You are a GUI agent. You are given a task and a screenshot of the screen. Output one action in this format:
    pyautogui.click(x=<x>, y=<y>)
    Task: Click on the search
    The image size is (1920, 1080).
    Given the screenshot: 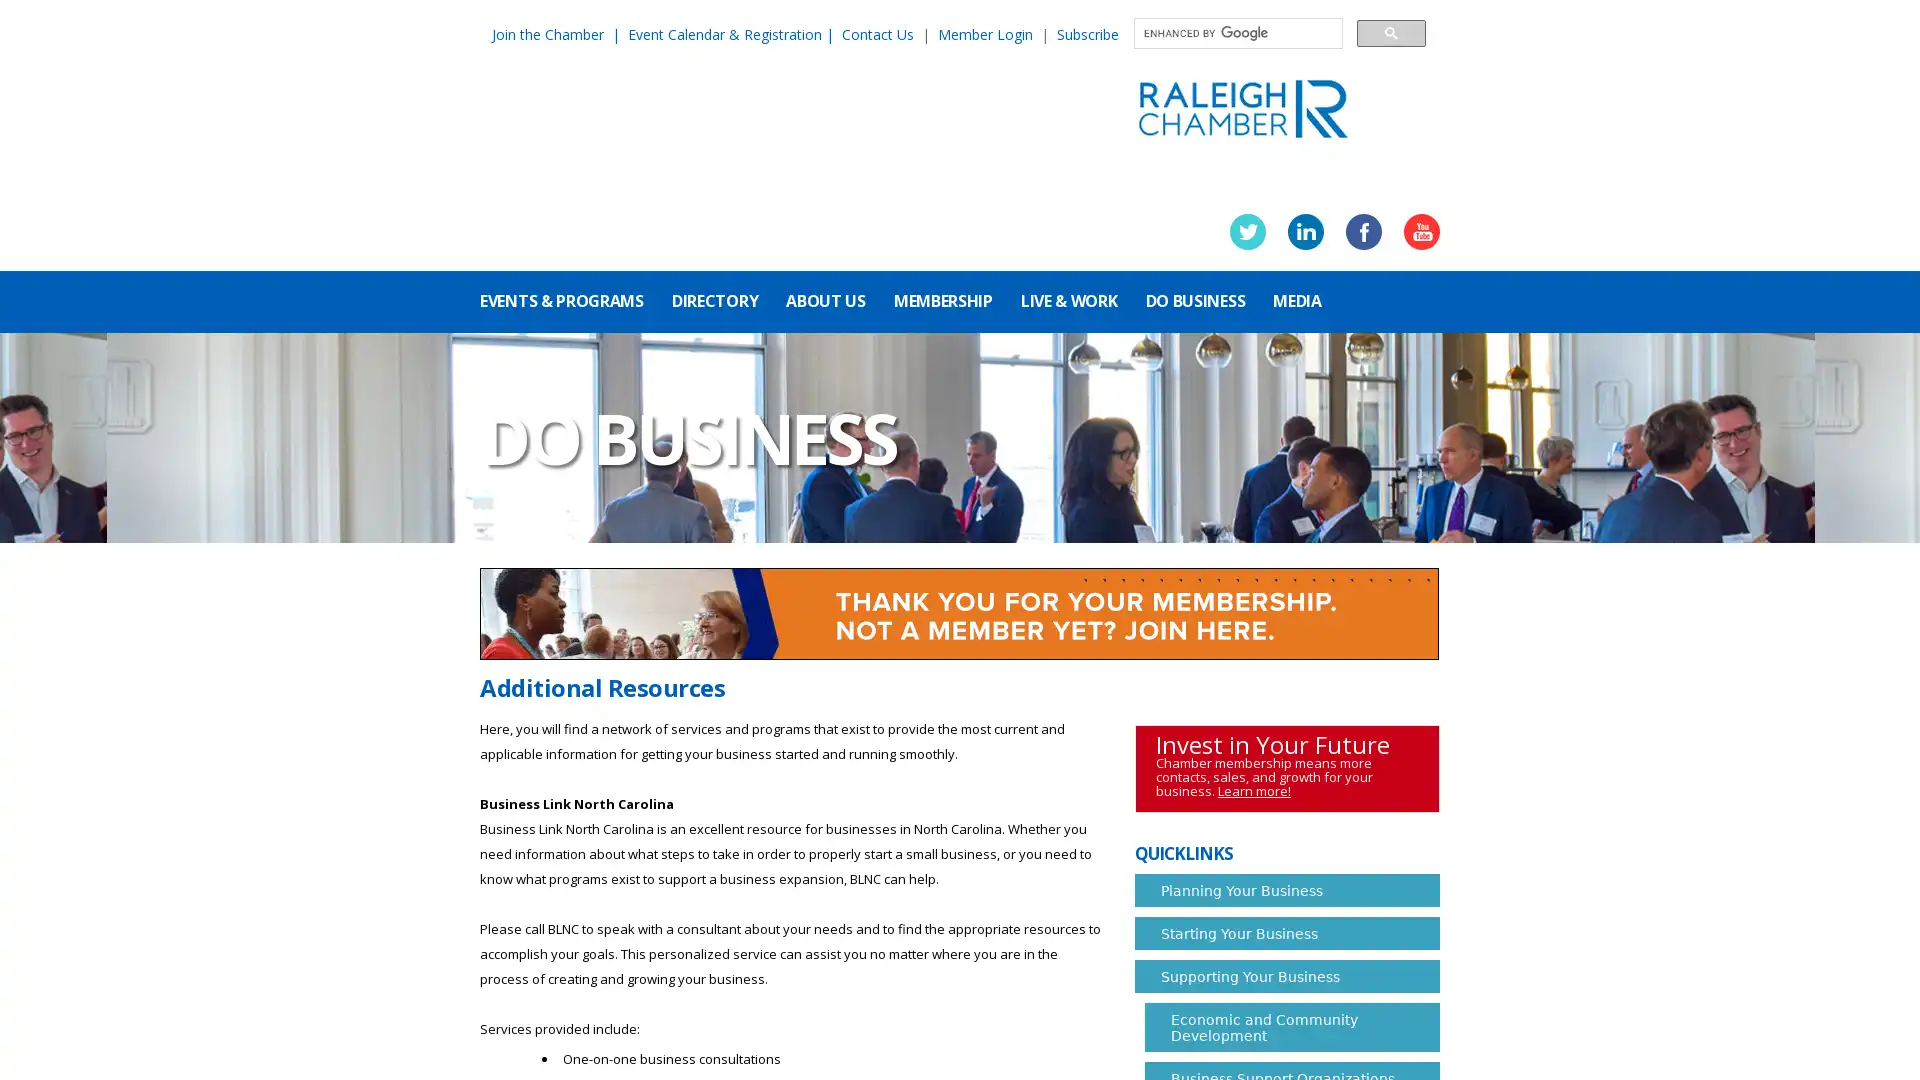 What is the action you would take?
    pyautogui.click(x=1390, y=32)
    